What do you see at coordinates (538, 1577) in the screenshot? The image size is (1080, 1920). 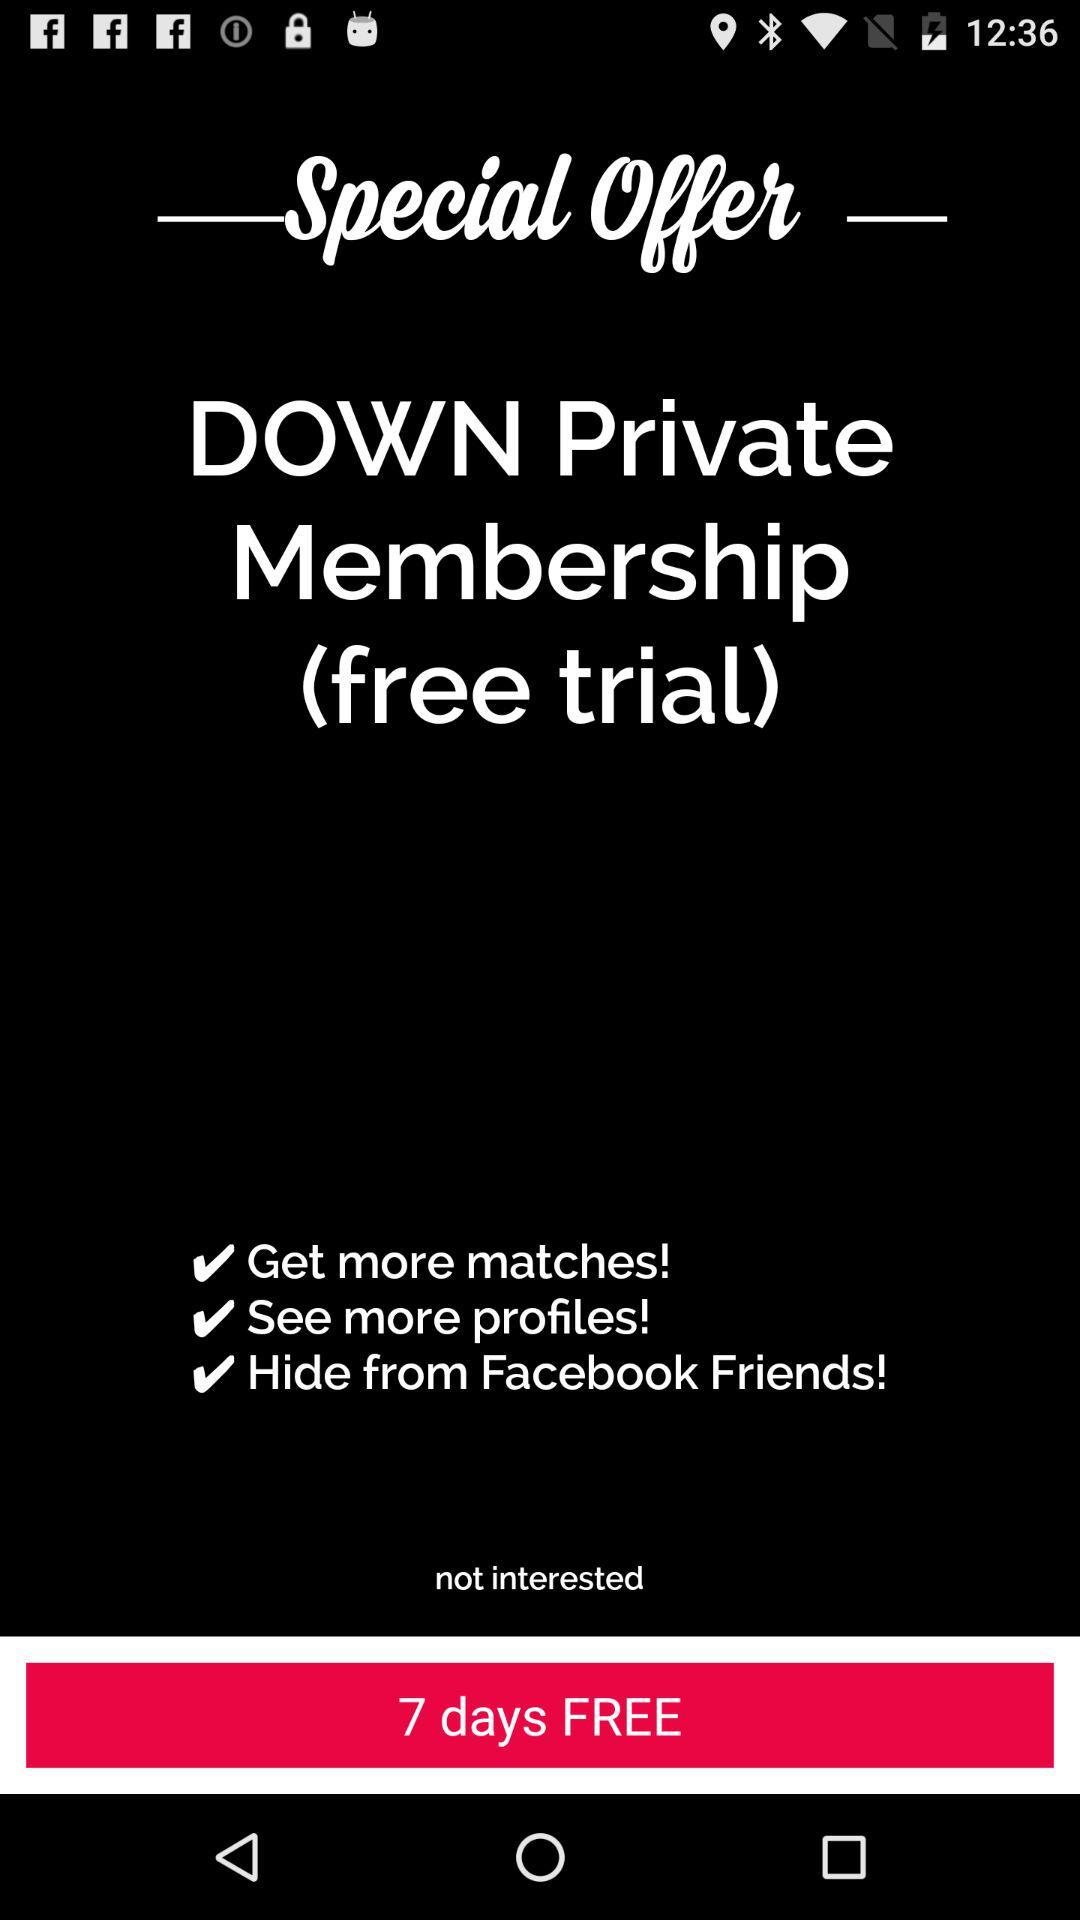 I see `not interested icon` at bounding box center [538, 1577].